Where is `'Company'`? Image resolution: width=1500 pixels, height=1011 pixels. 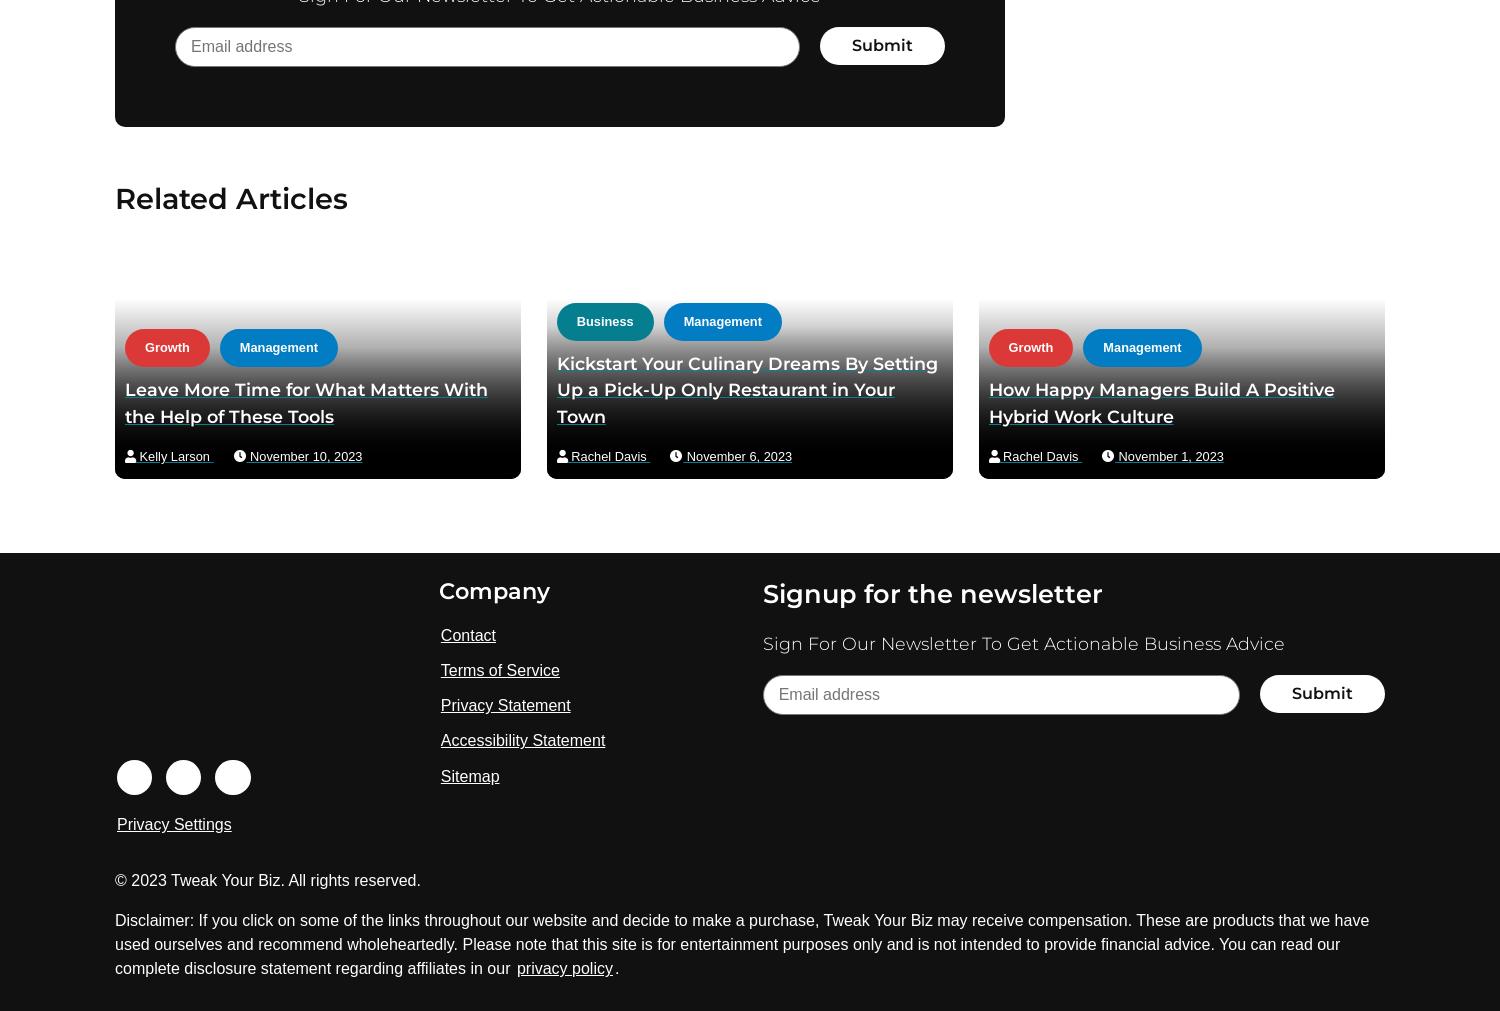 'Company' is located at coordinates (492, 591).